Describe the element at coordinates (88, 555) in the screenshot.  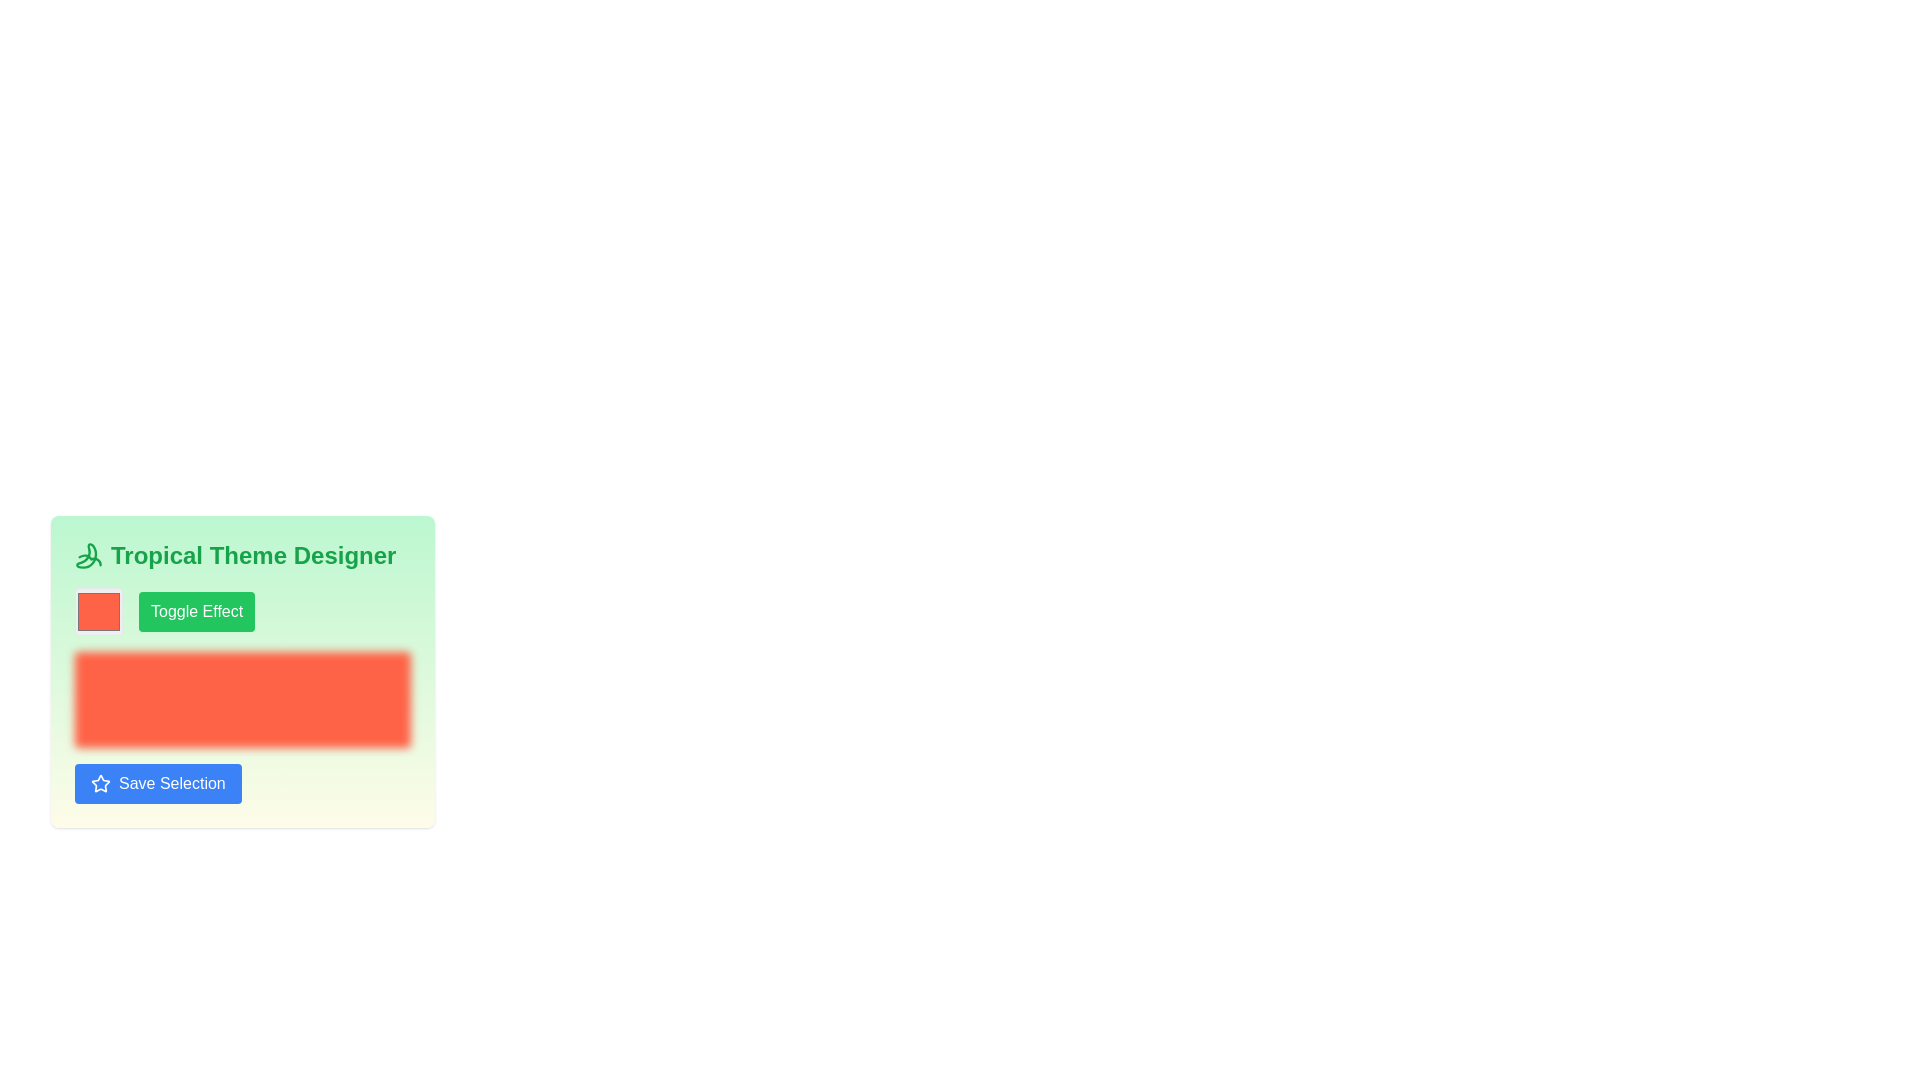
I see `the banana icon, which has a green outline and is positioned to the left of the title text 'Tropical Theme Designer'` at that location.